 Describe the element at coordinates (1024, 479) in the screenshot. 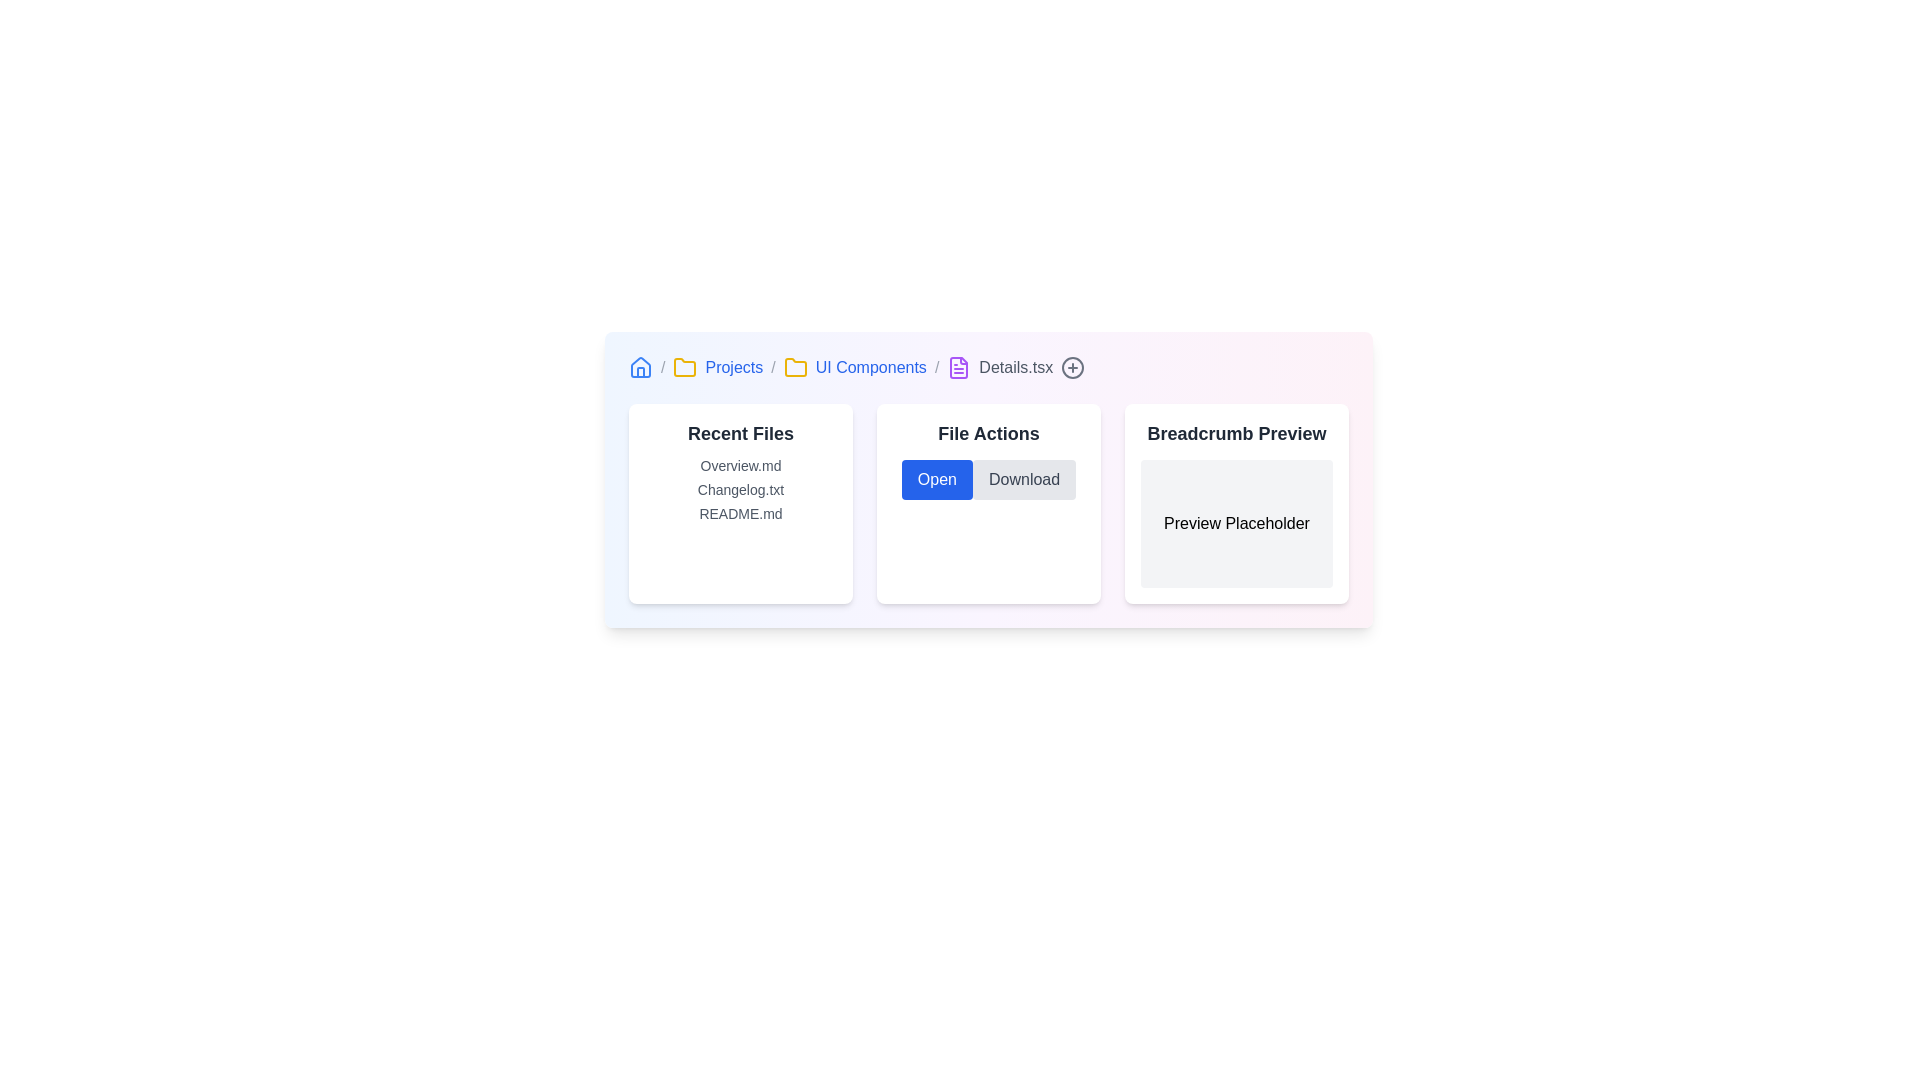

I see `the download button located to the immediate right of the 'Open' button in the 'File Actions' section to initiate the file download process` at that location.